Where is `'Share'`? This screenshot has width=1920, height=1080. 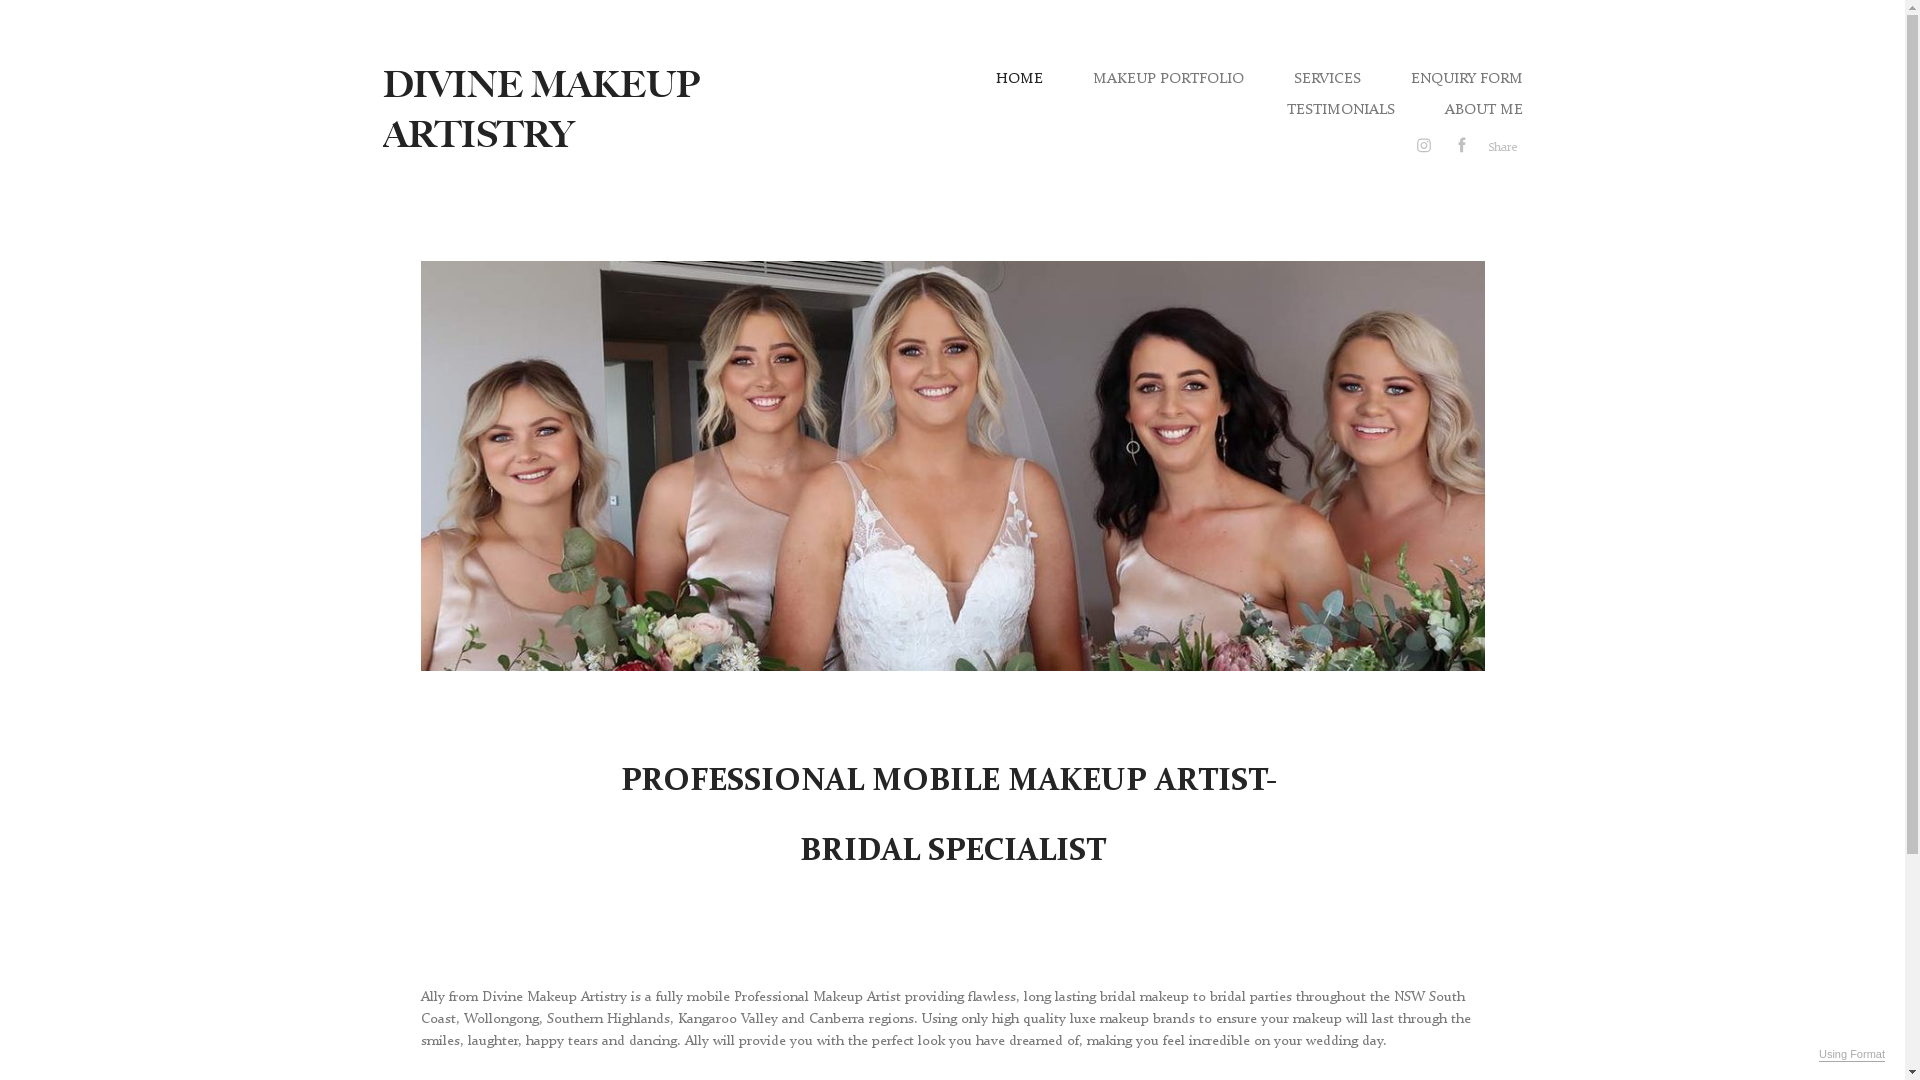 'Share' is located at coordinates (1502, 145).